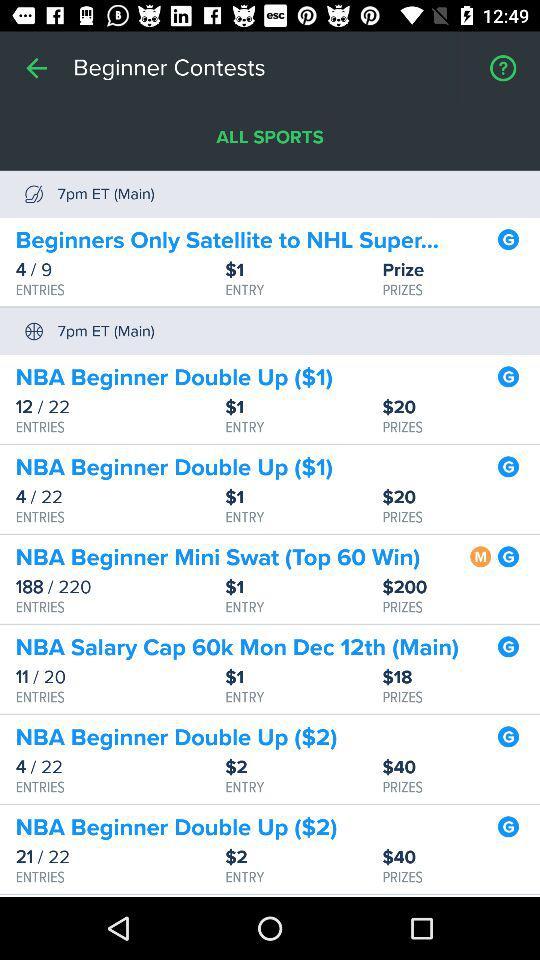  Describe the element at coordinates (120, 677) in the screenshot. I see `the item below the nba salary cap icon` at that location.